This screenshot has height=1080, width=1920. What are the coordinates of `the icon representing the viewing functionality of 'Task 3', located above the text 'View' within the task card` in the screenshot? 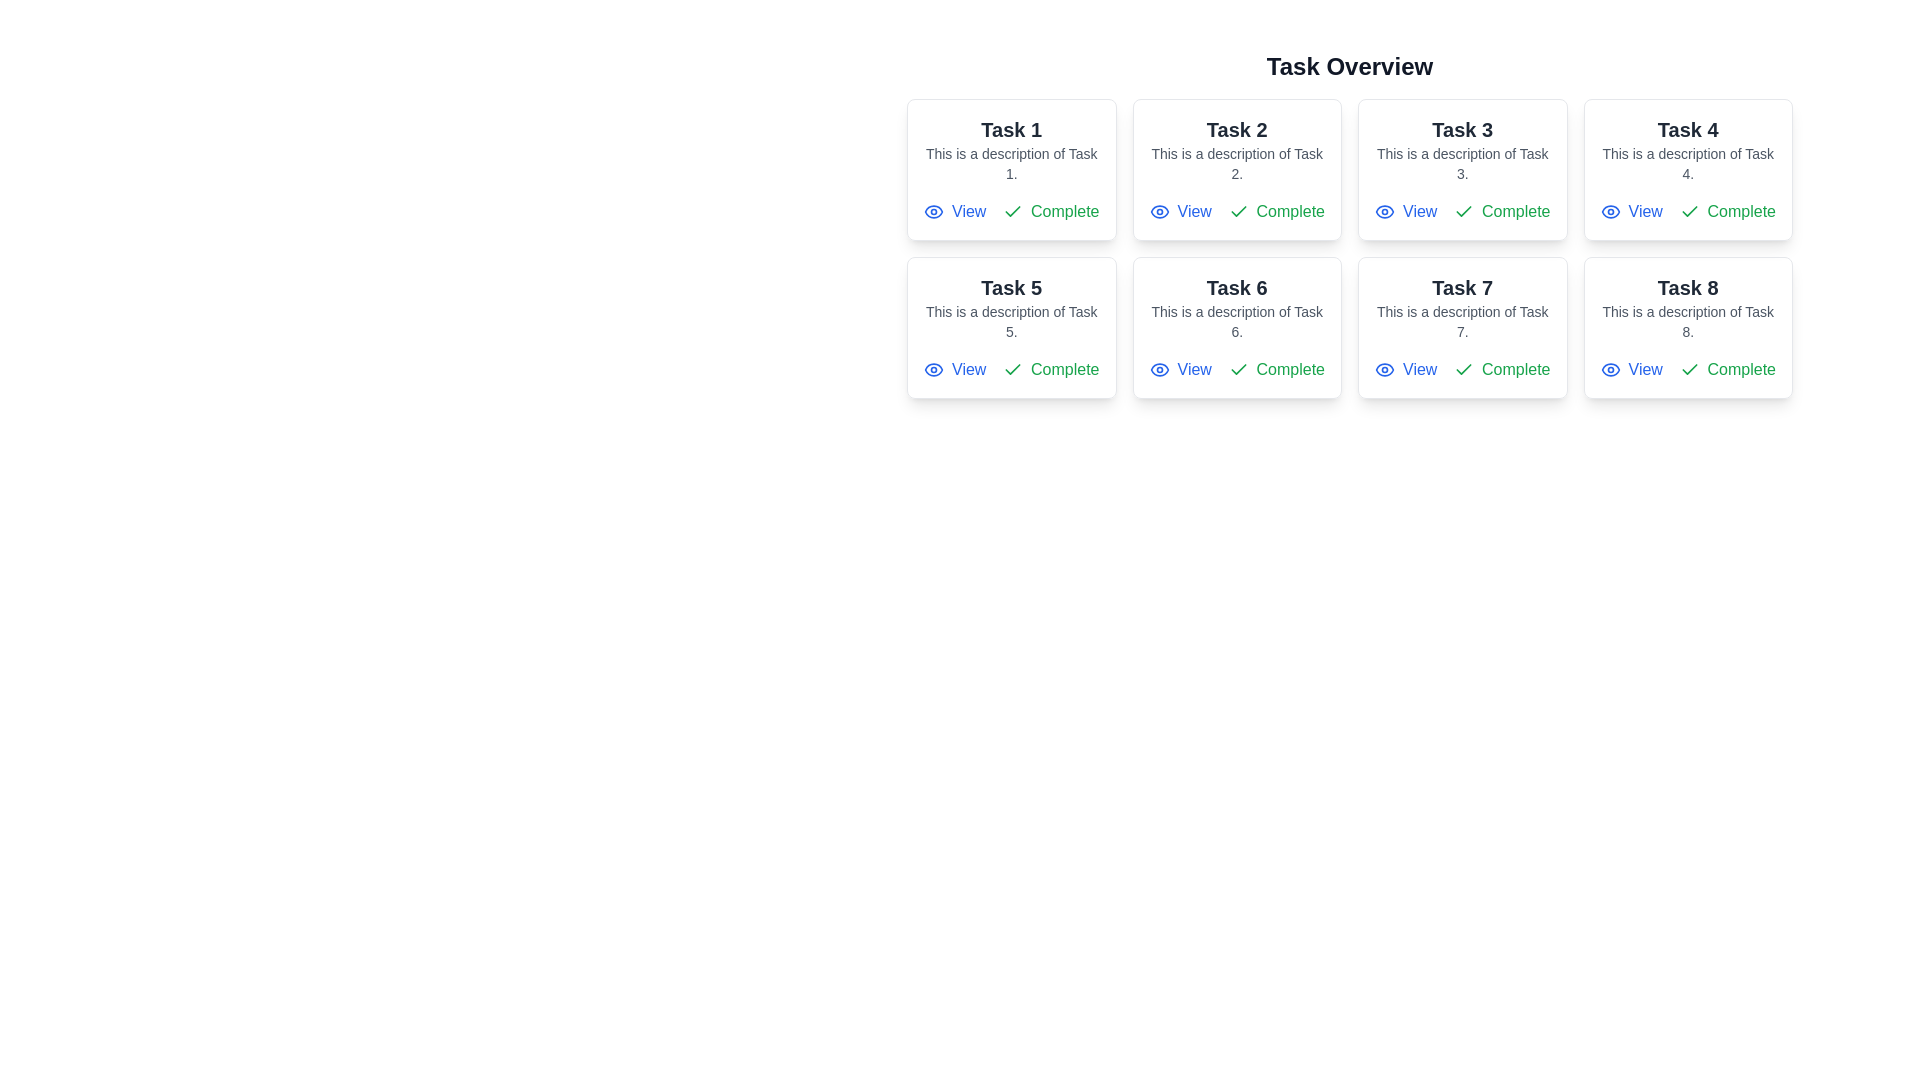 It's located at (1384, 212).